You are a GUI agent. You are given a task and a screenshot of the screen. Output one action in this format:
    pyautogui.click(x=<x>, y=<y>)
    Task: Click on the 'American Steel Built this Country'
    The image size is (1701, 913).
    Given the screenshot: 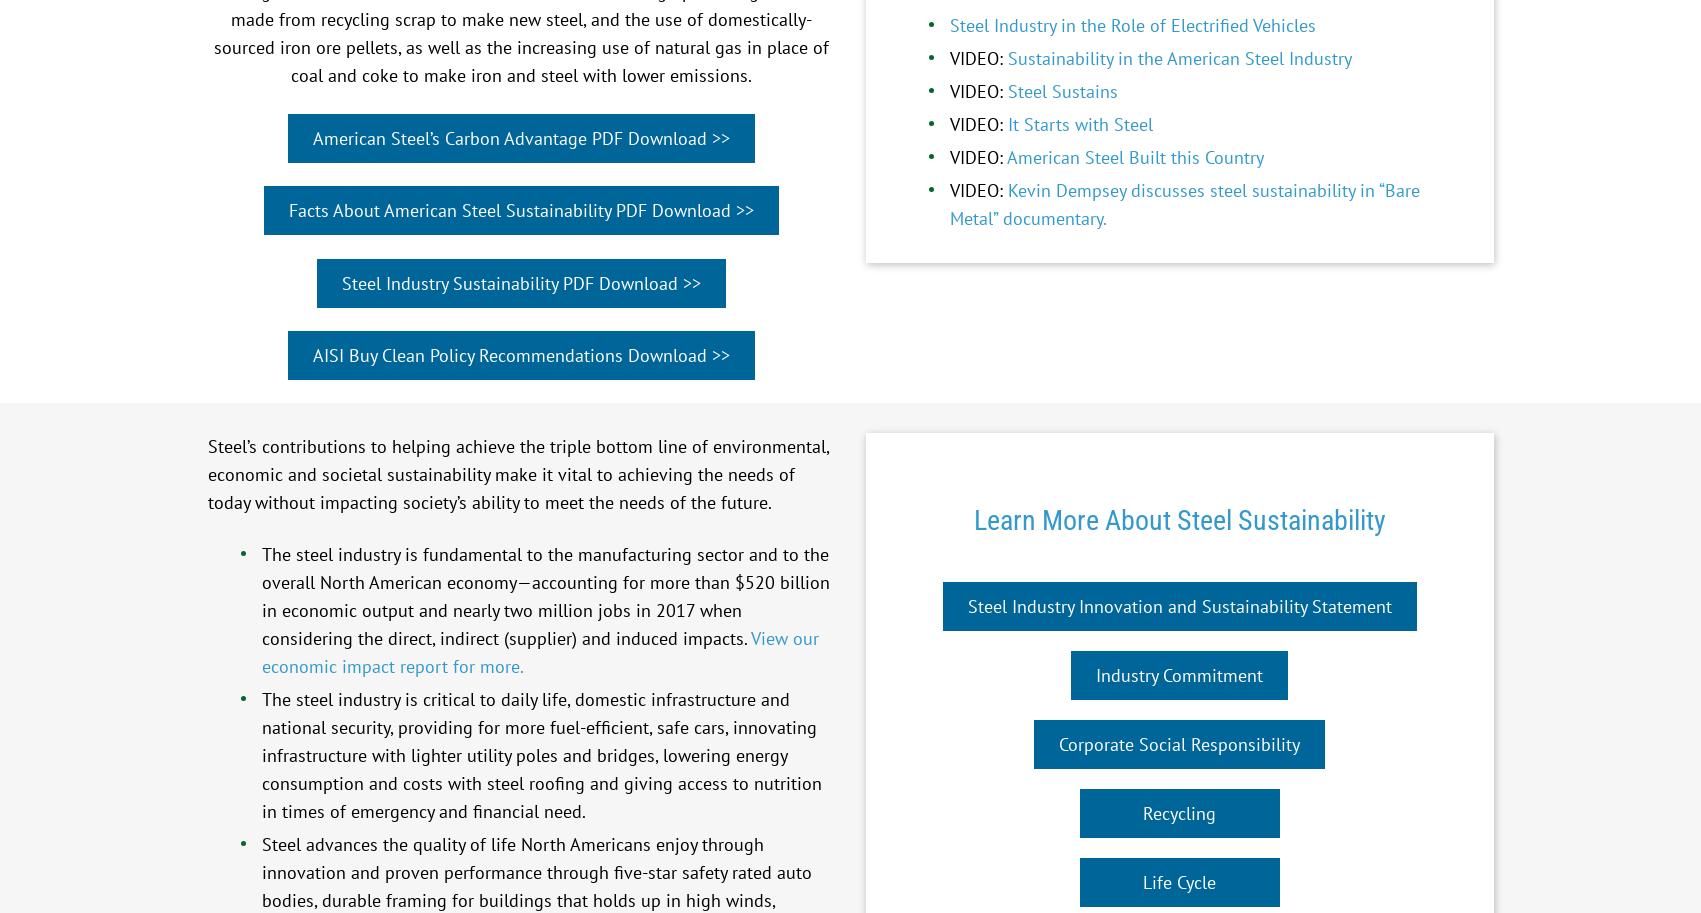 What is the action you would take?
    pyautogui.click(x=1133, y=155)
    